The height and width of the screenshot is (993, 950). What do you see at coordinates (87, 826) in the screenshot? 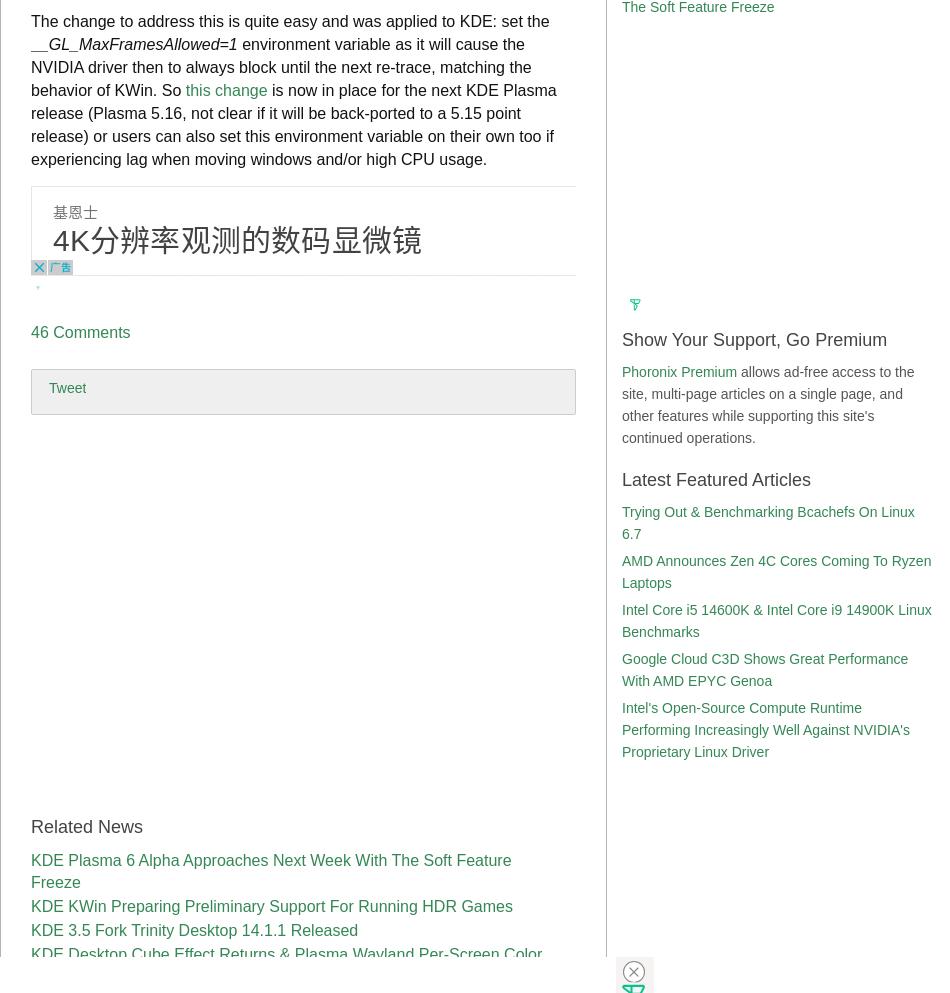
I see `'Related News'` at bounding box center [87, 826].